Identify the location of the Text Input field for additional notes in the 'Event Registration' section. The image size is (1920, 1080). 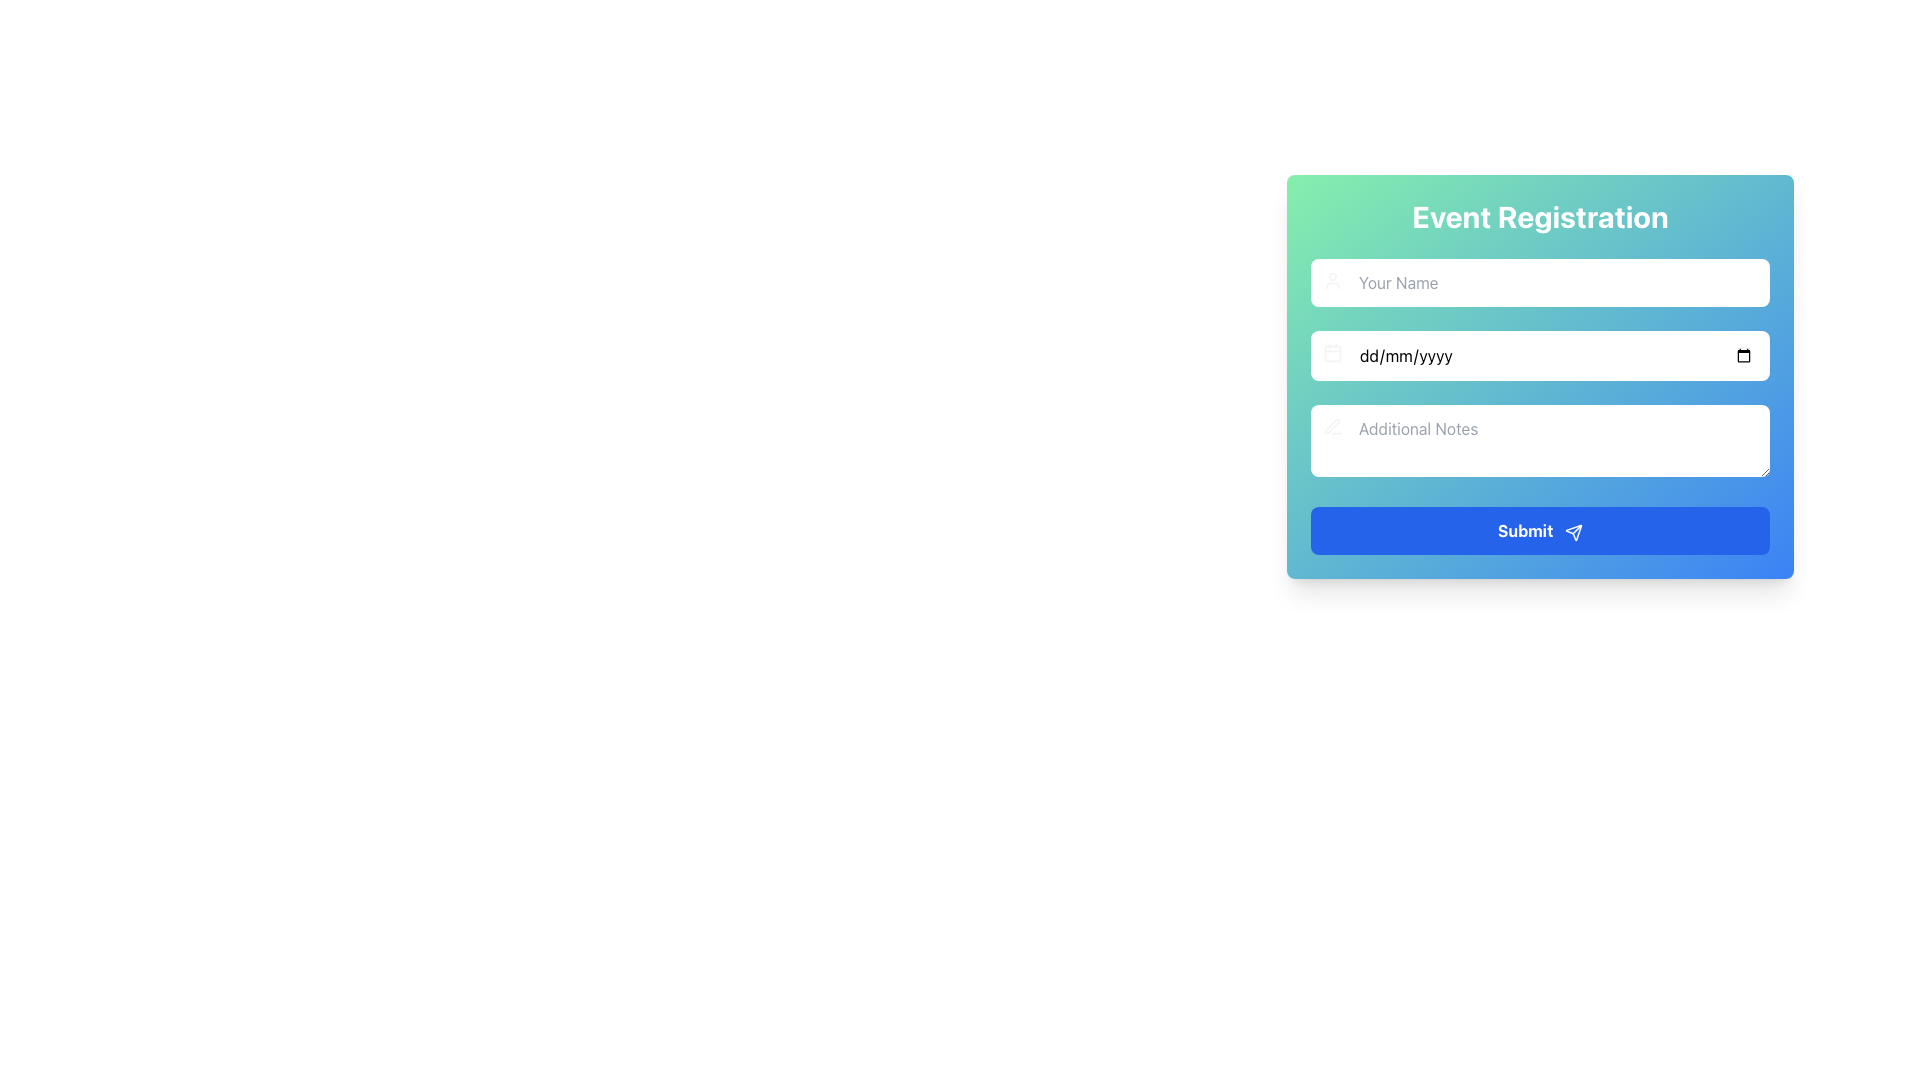
(1539, 406).